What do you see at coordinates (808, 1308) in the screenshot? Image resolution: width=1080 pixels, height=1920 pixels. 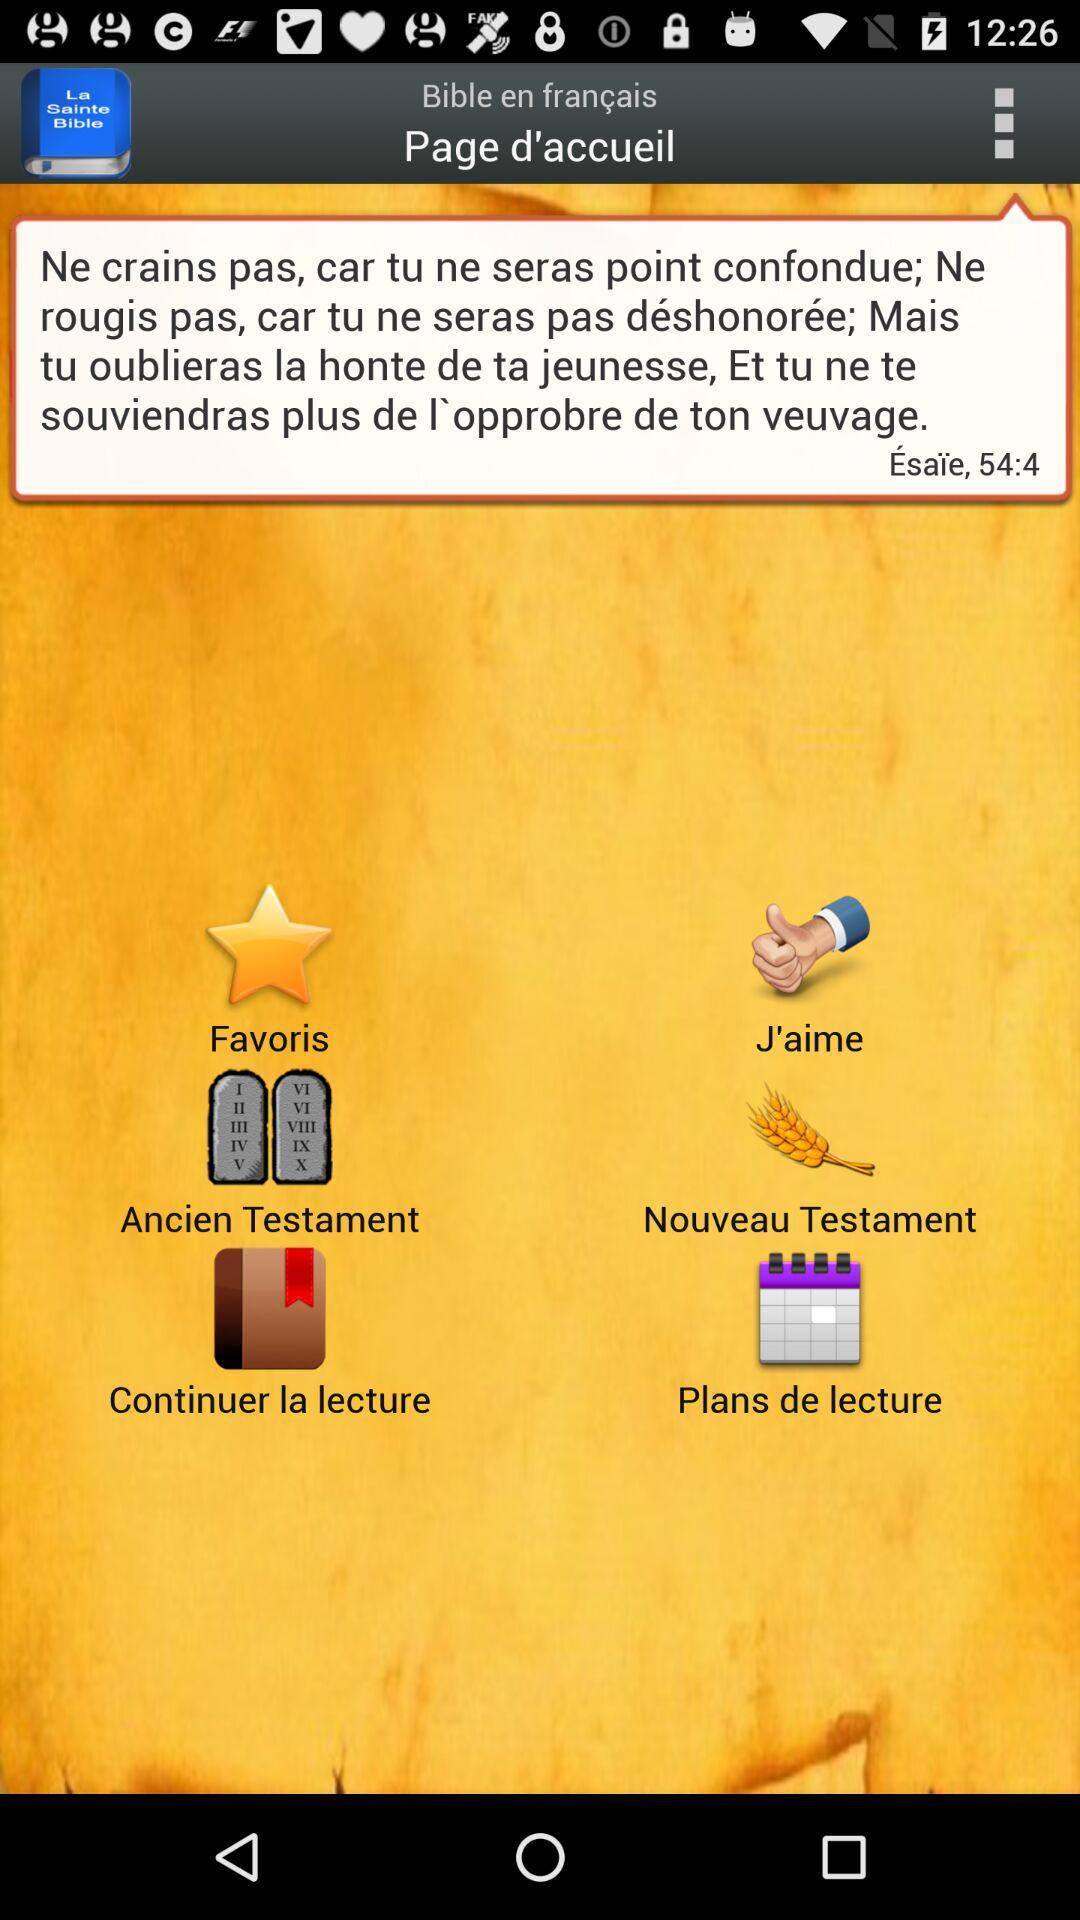 I see `calendar` at bounding box center [808, 1308].